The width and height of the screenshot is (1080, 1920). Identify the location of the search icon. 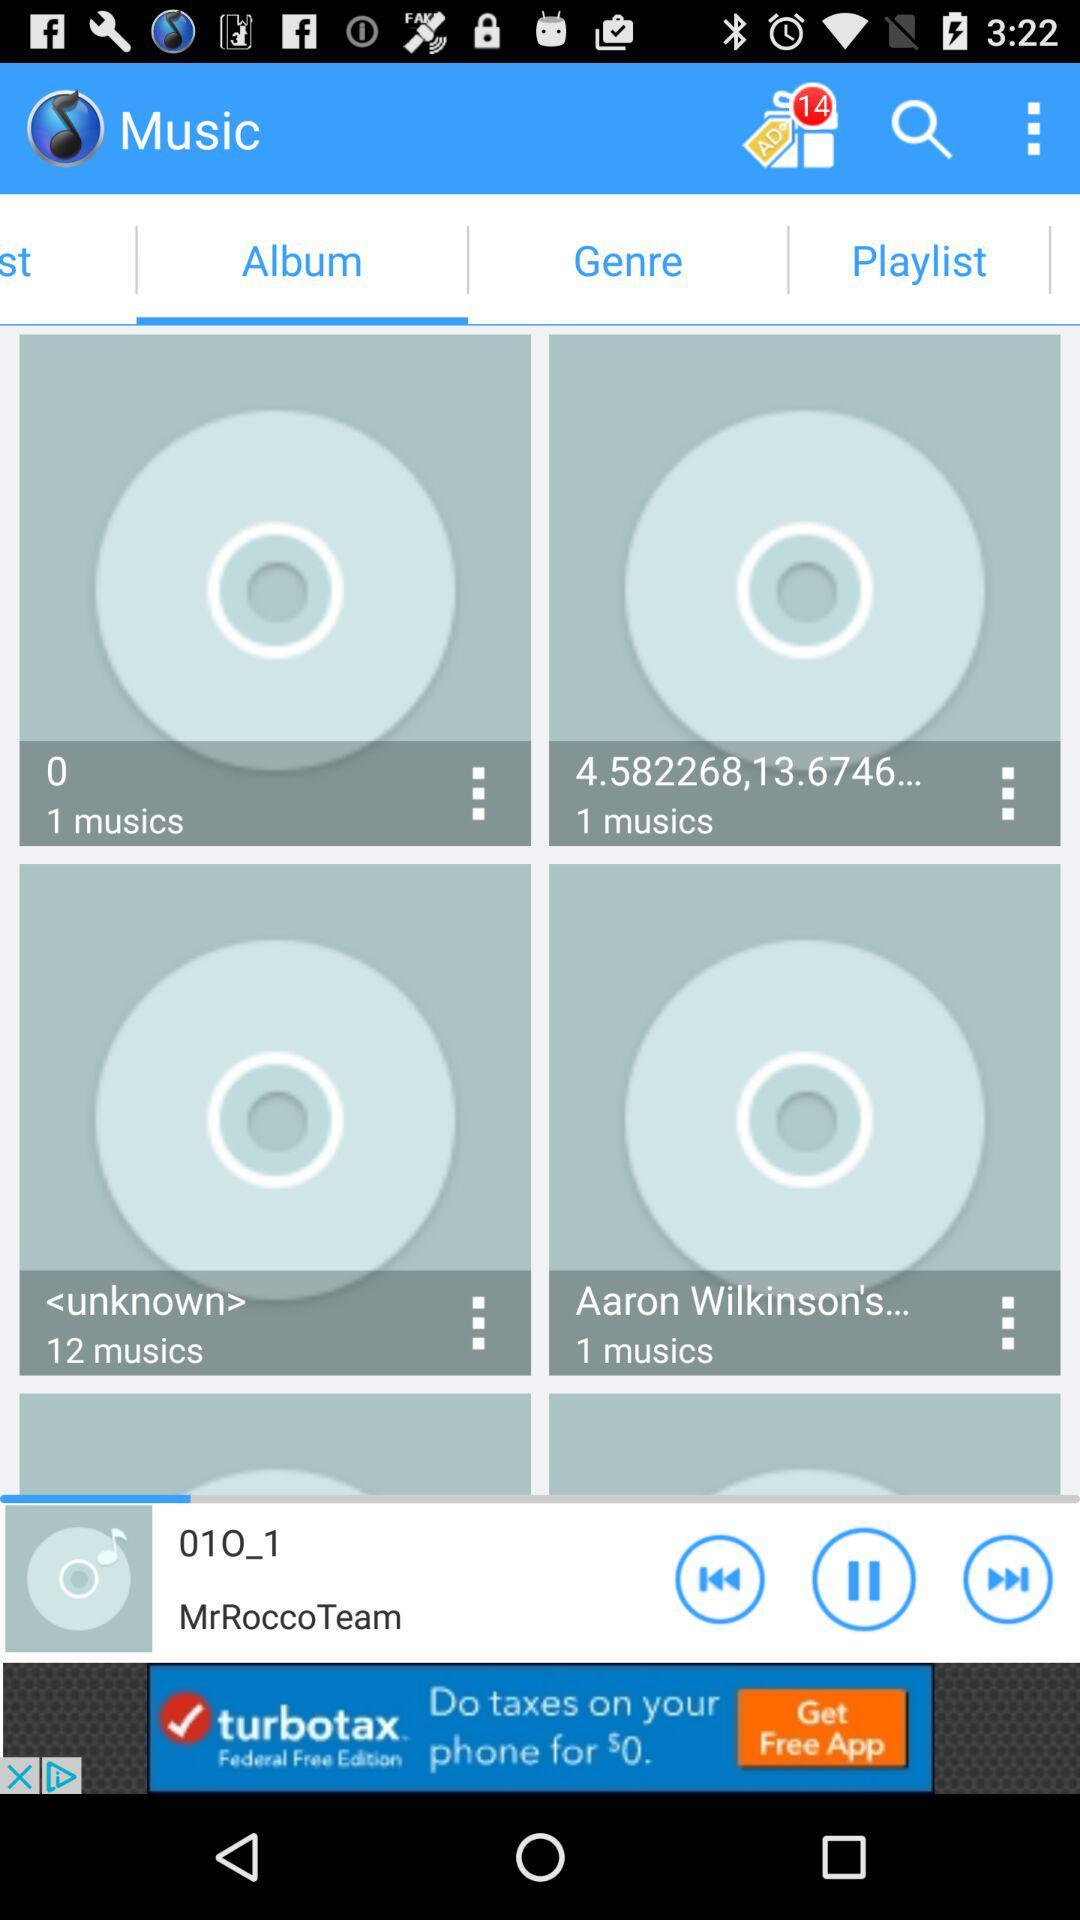
(922, 127).